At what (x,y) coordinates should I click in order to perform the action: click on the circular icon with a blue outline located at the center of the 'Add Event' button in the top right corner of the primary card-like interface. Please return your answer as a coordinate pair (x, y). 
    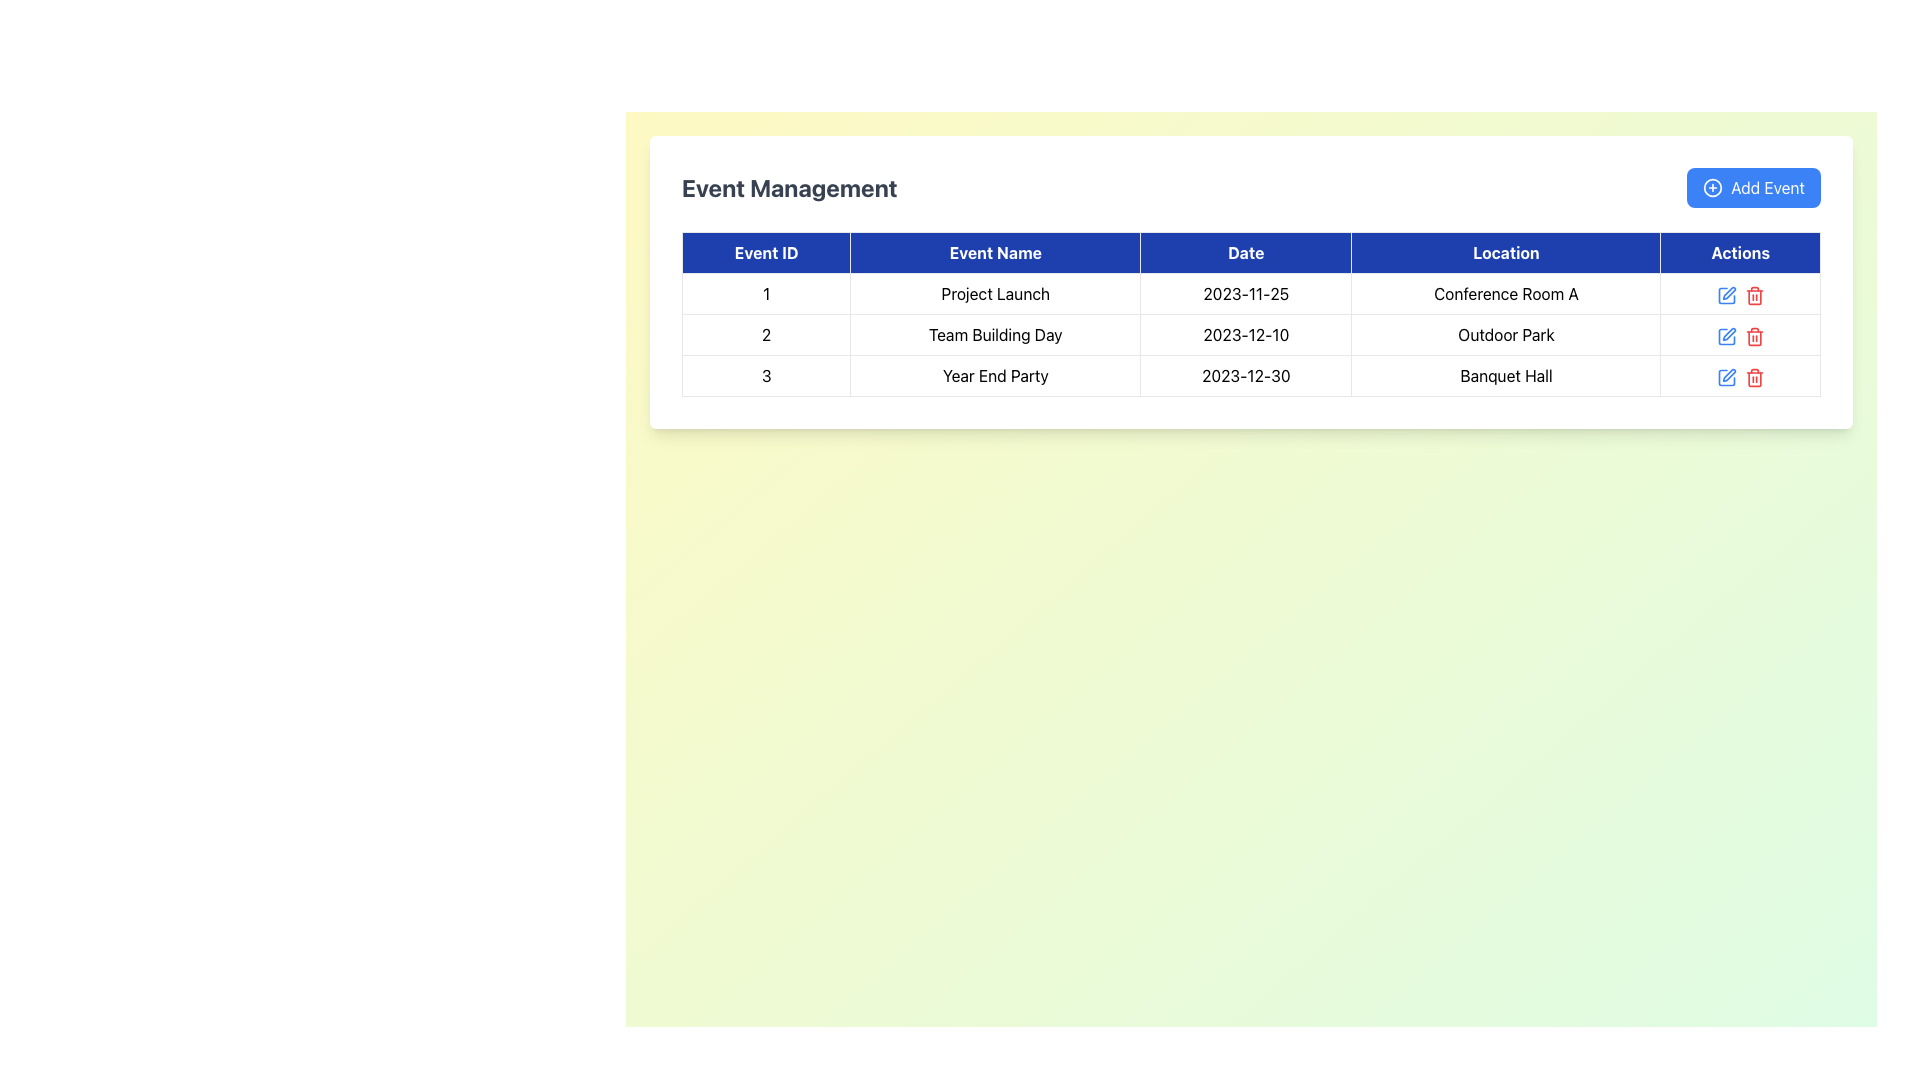
    Looking at the image, I should click on (1712, 188).